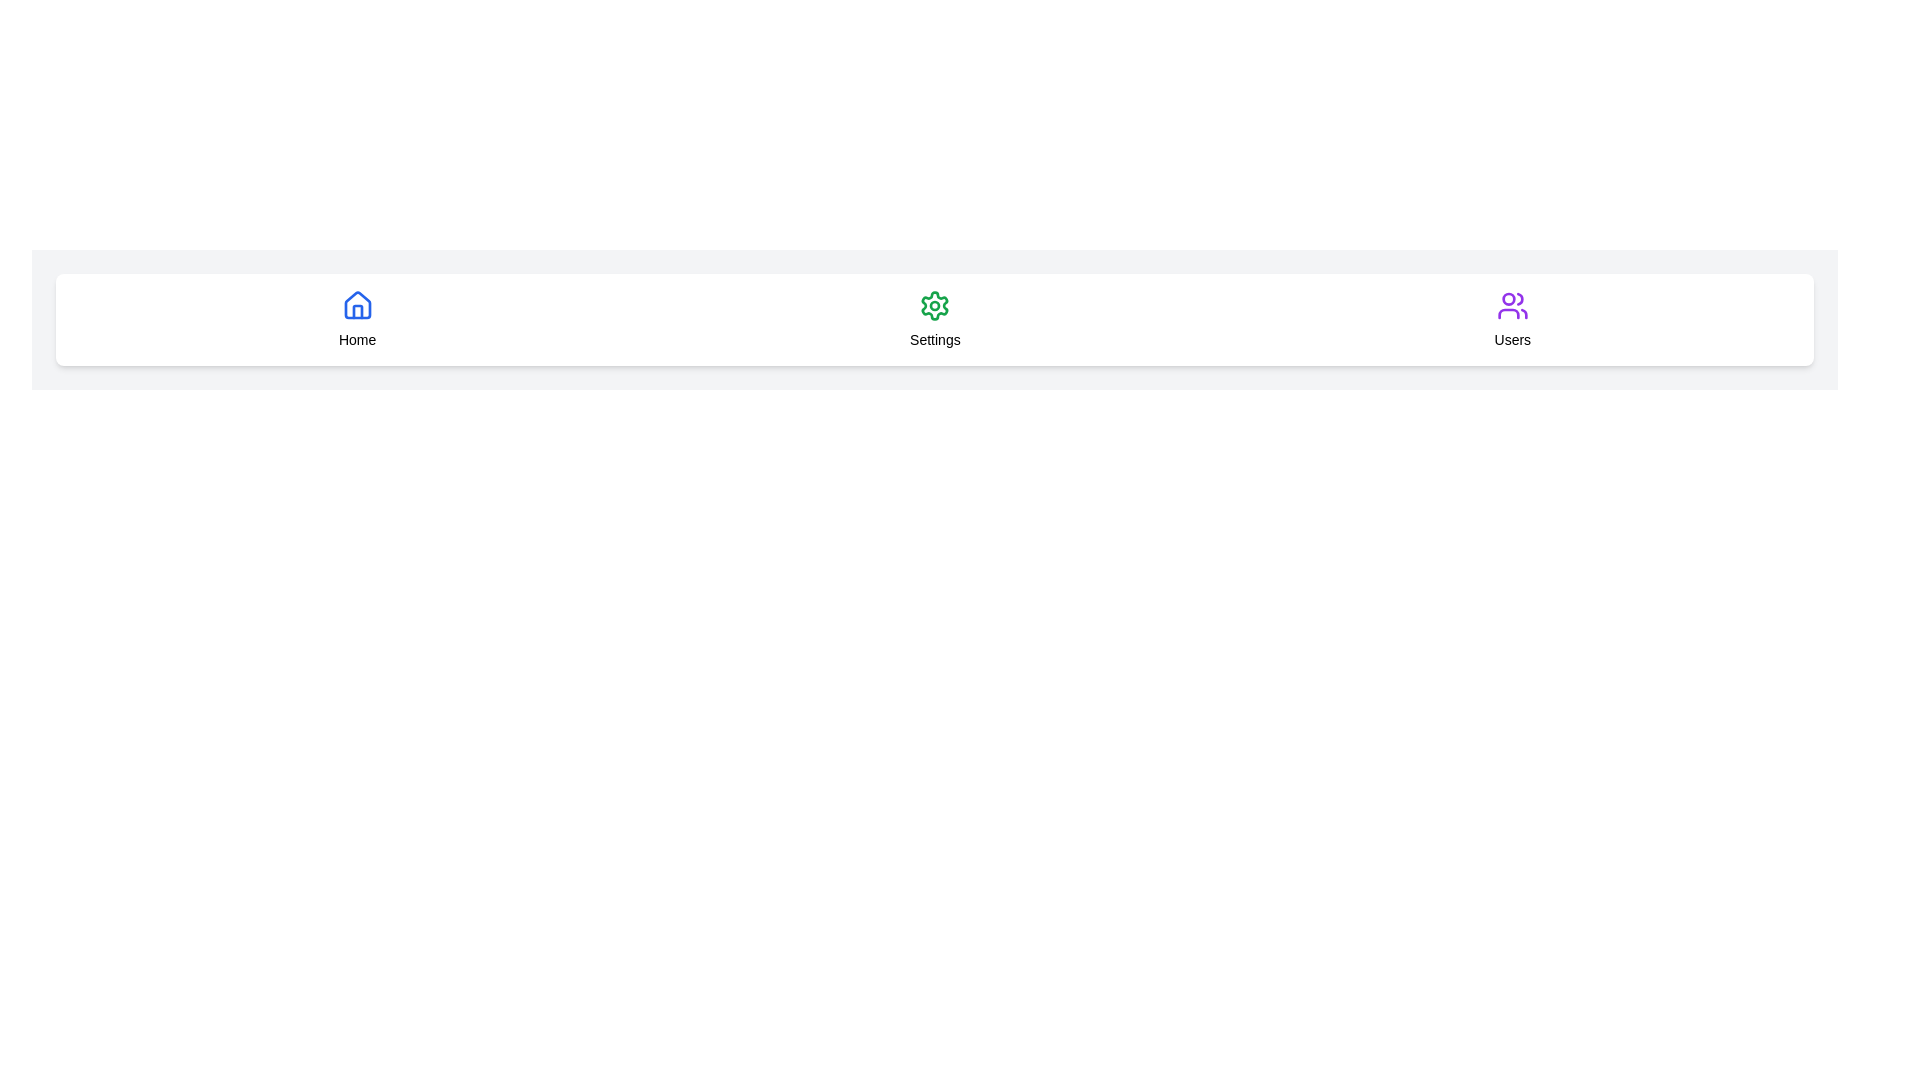 Image resolution: width=1920 pixels, height=1080 pixels. I want to click on the 'Home' label, which is centrally located in the navigation bar directly underneath a blue house icon, so click(357, 338).